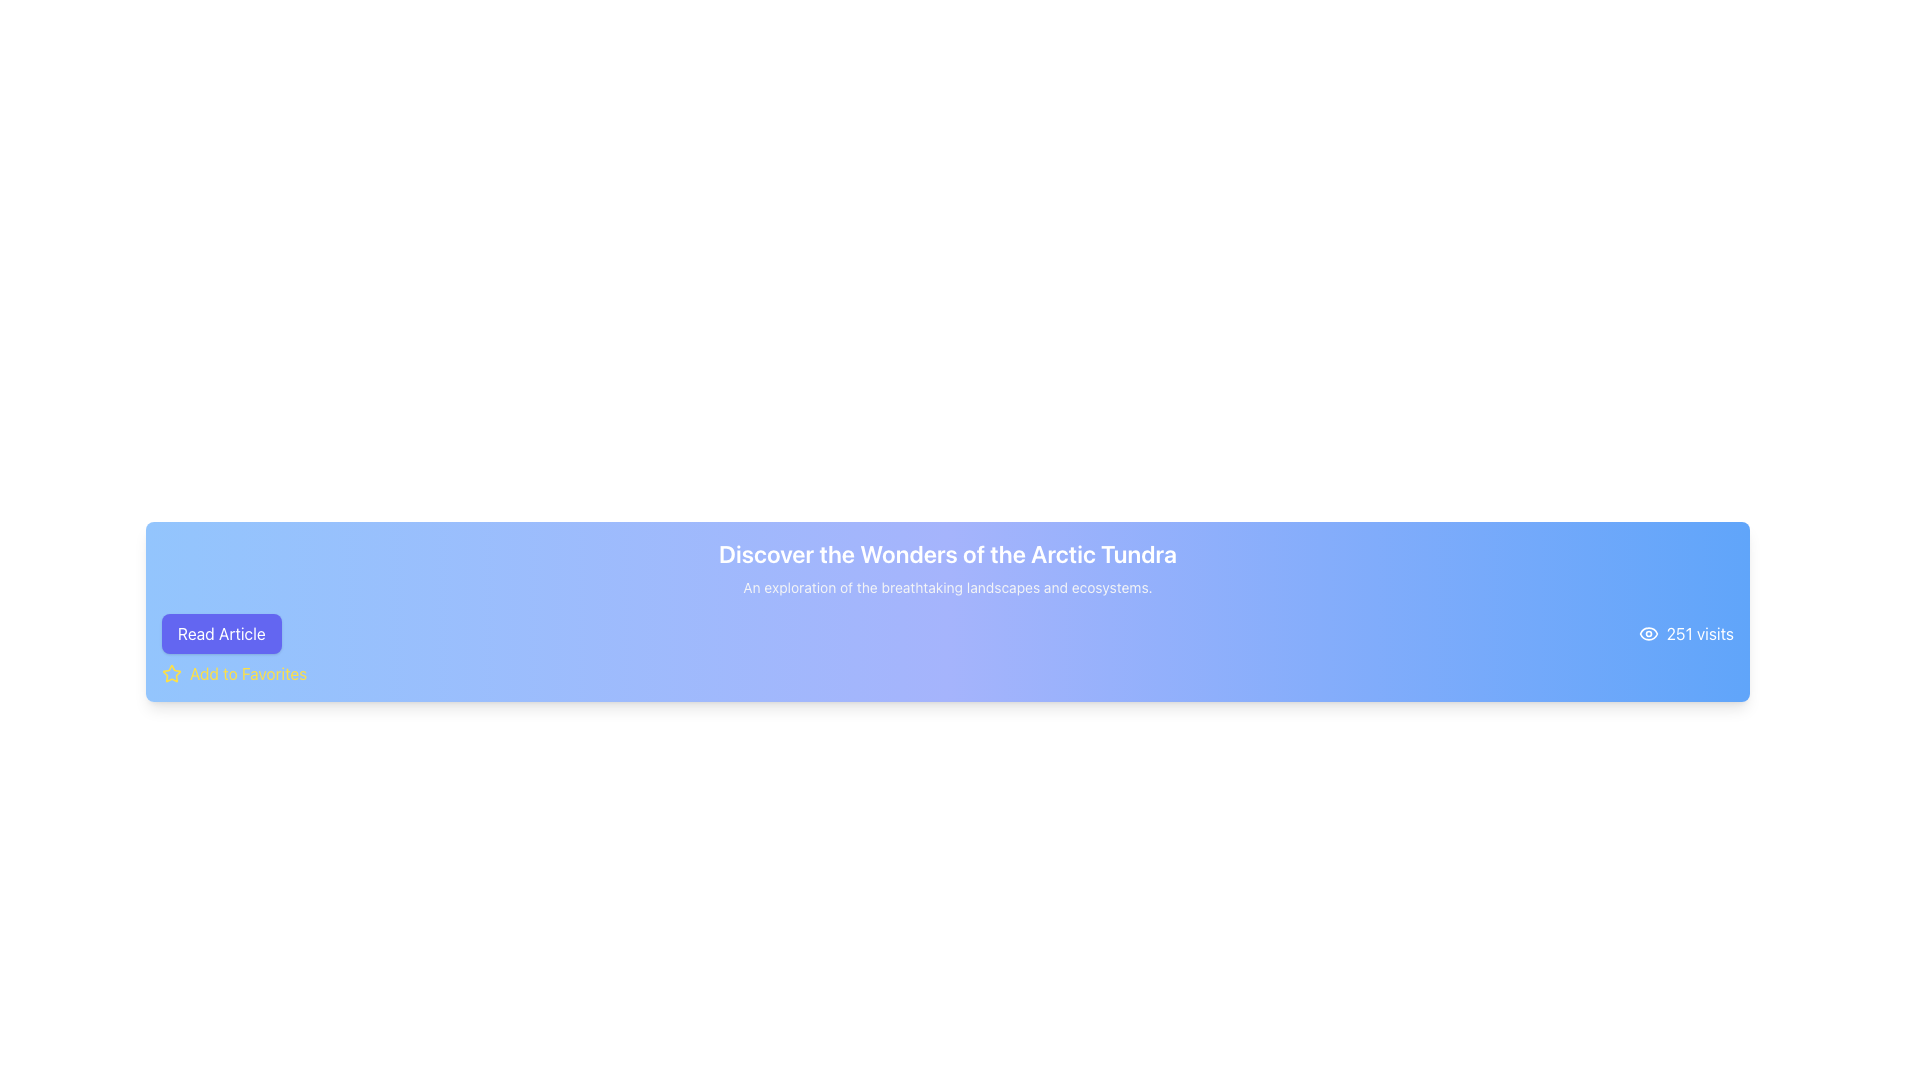 Image resolution: width=1920 pixels, height=1080 pixels. Describe the element at coordinates (221, 633) in the screenshot. I see `the 'Read Article' button, which is a rectangular button with rounded corners and a purple background` at that location.